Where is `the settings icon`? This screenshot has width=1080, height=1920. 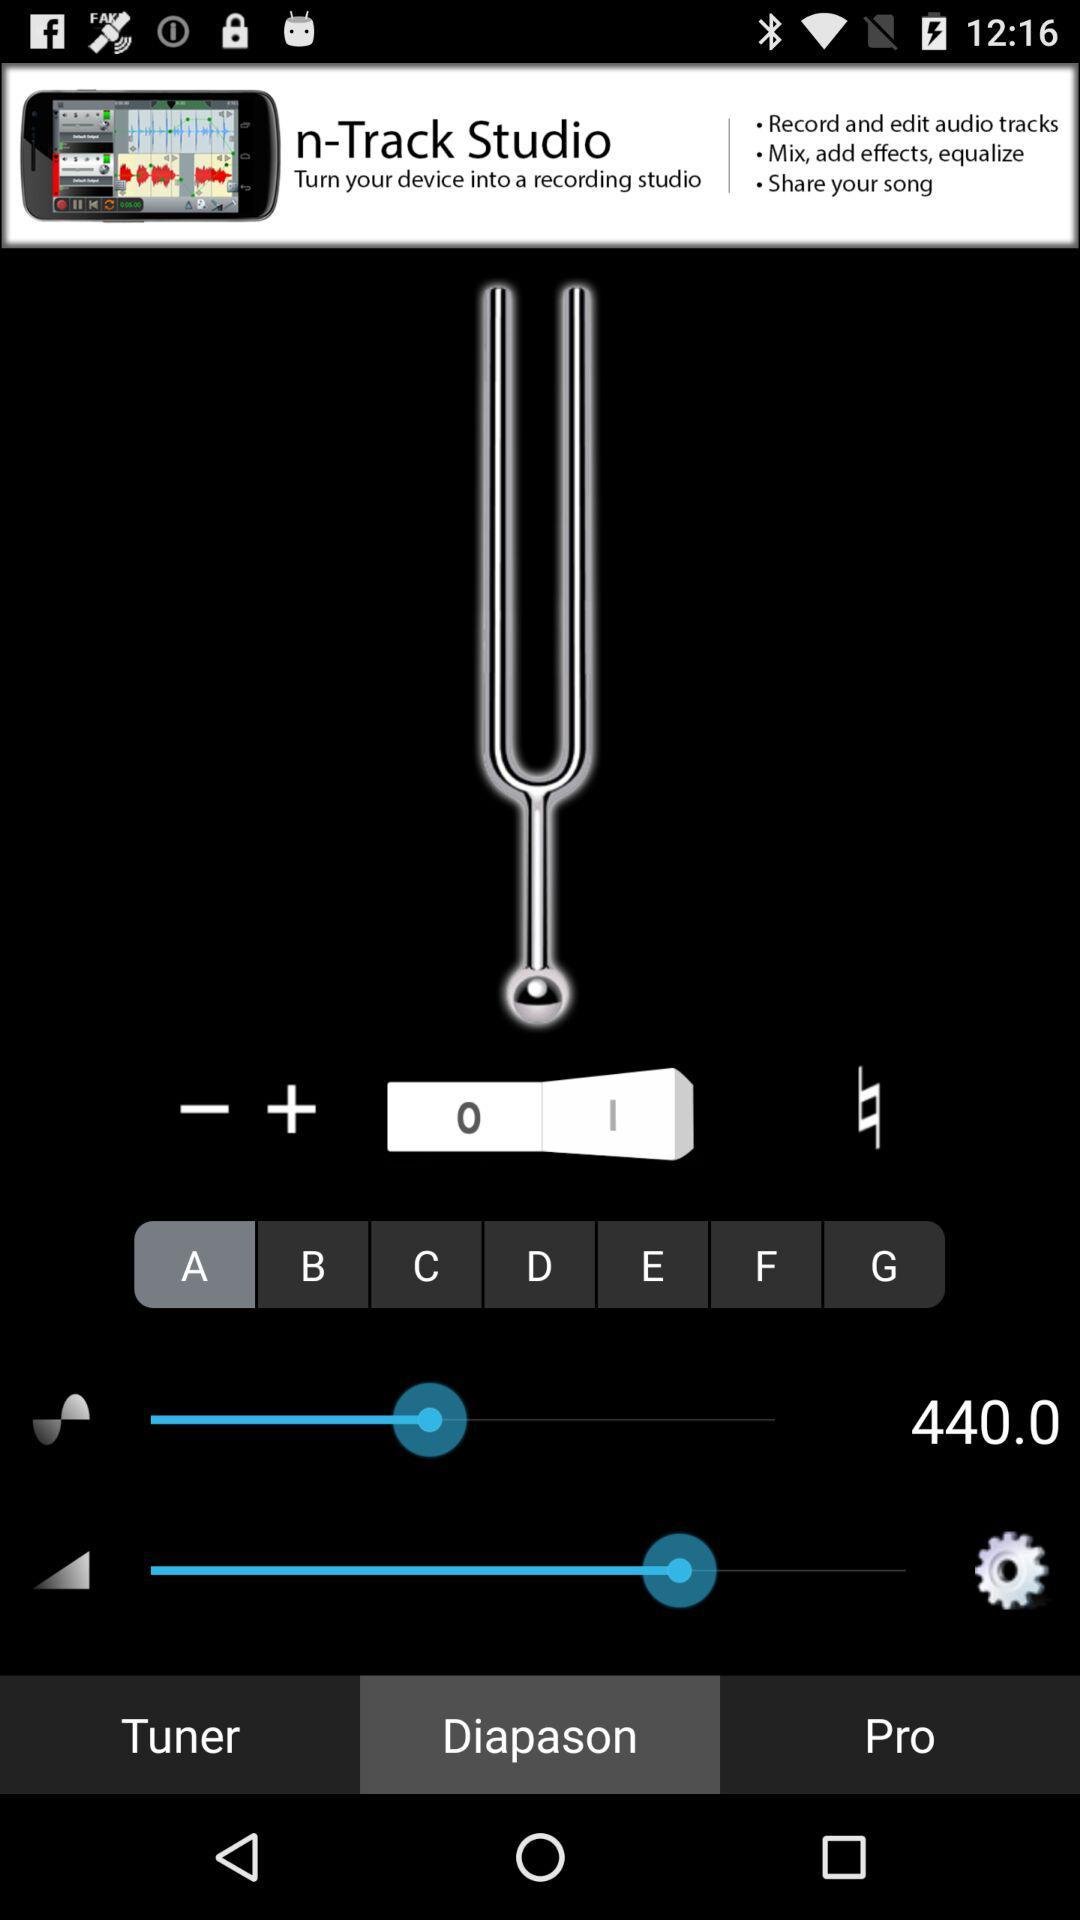 the settings icon is located at coordinates (1014, 1680).